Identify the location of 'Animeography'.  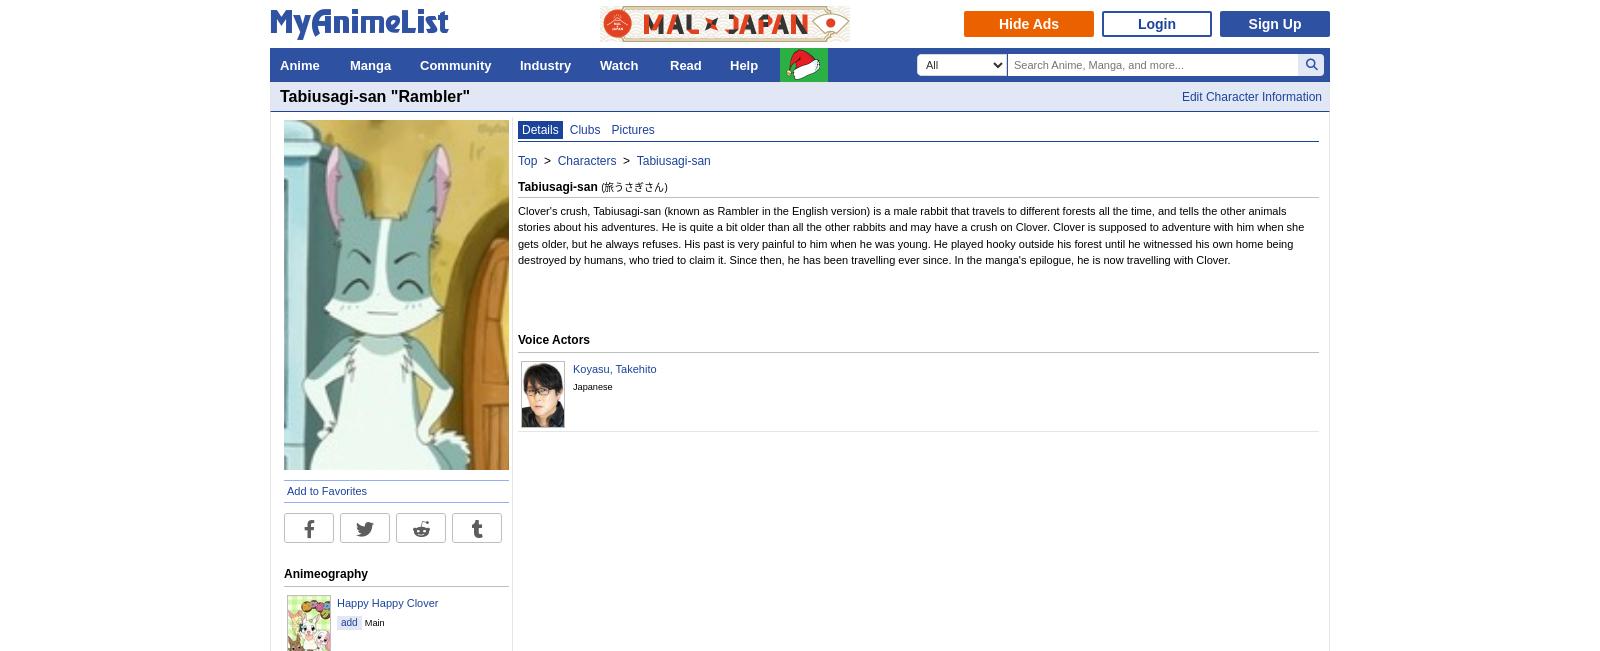
(284, 572).